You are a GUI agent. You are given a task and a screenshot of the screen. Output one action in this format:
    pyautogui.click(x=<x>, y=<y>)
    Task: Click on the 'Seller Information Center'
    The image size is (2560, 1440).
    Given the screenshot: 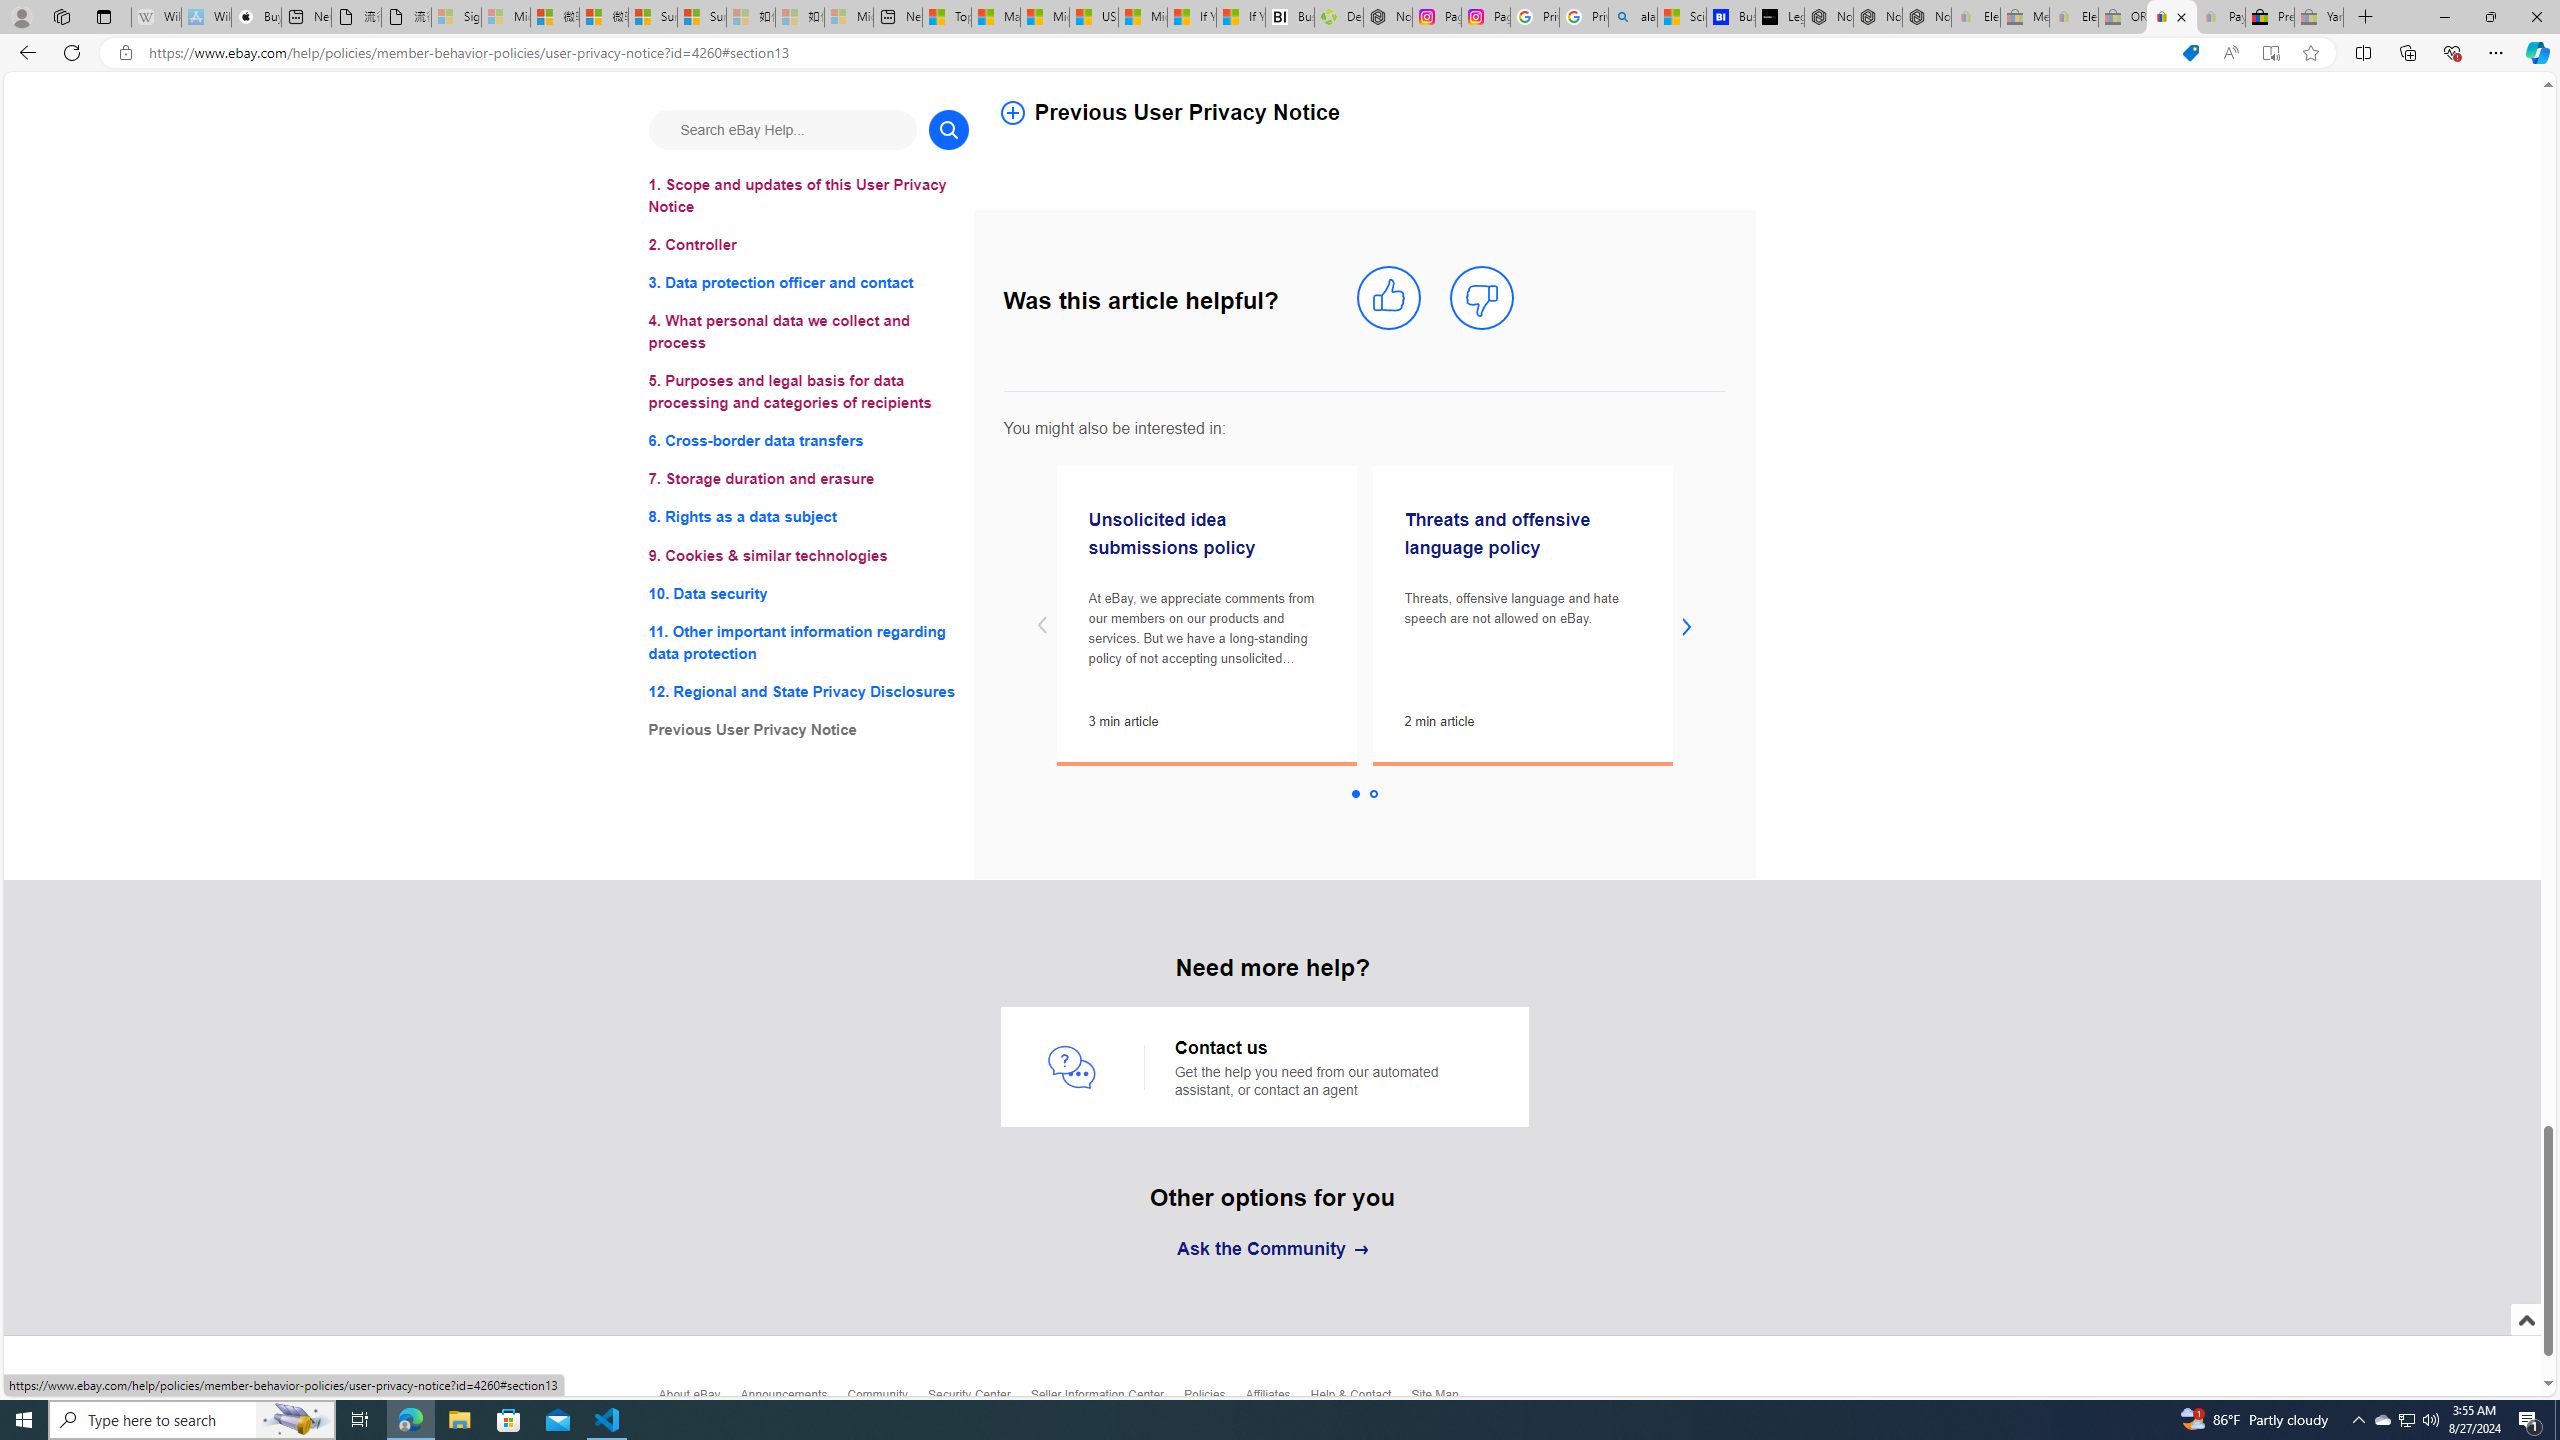 What is the action you would take?
    pyautogui.click(x=1106, y=1398)
    